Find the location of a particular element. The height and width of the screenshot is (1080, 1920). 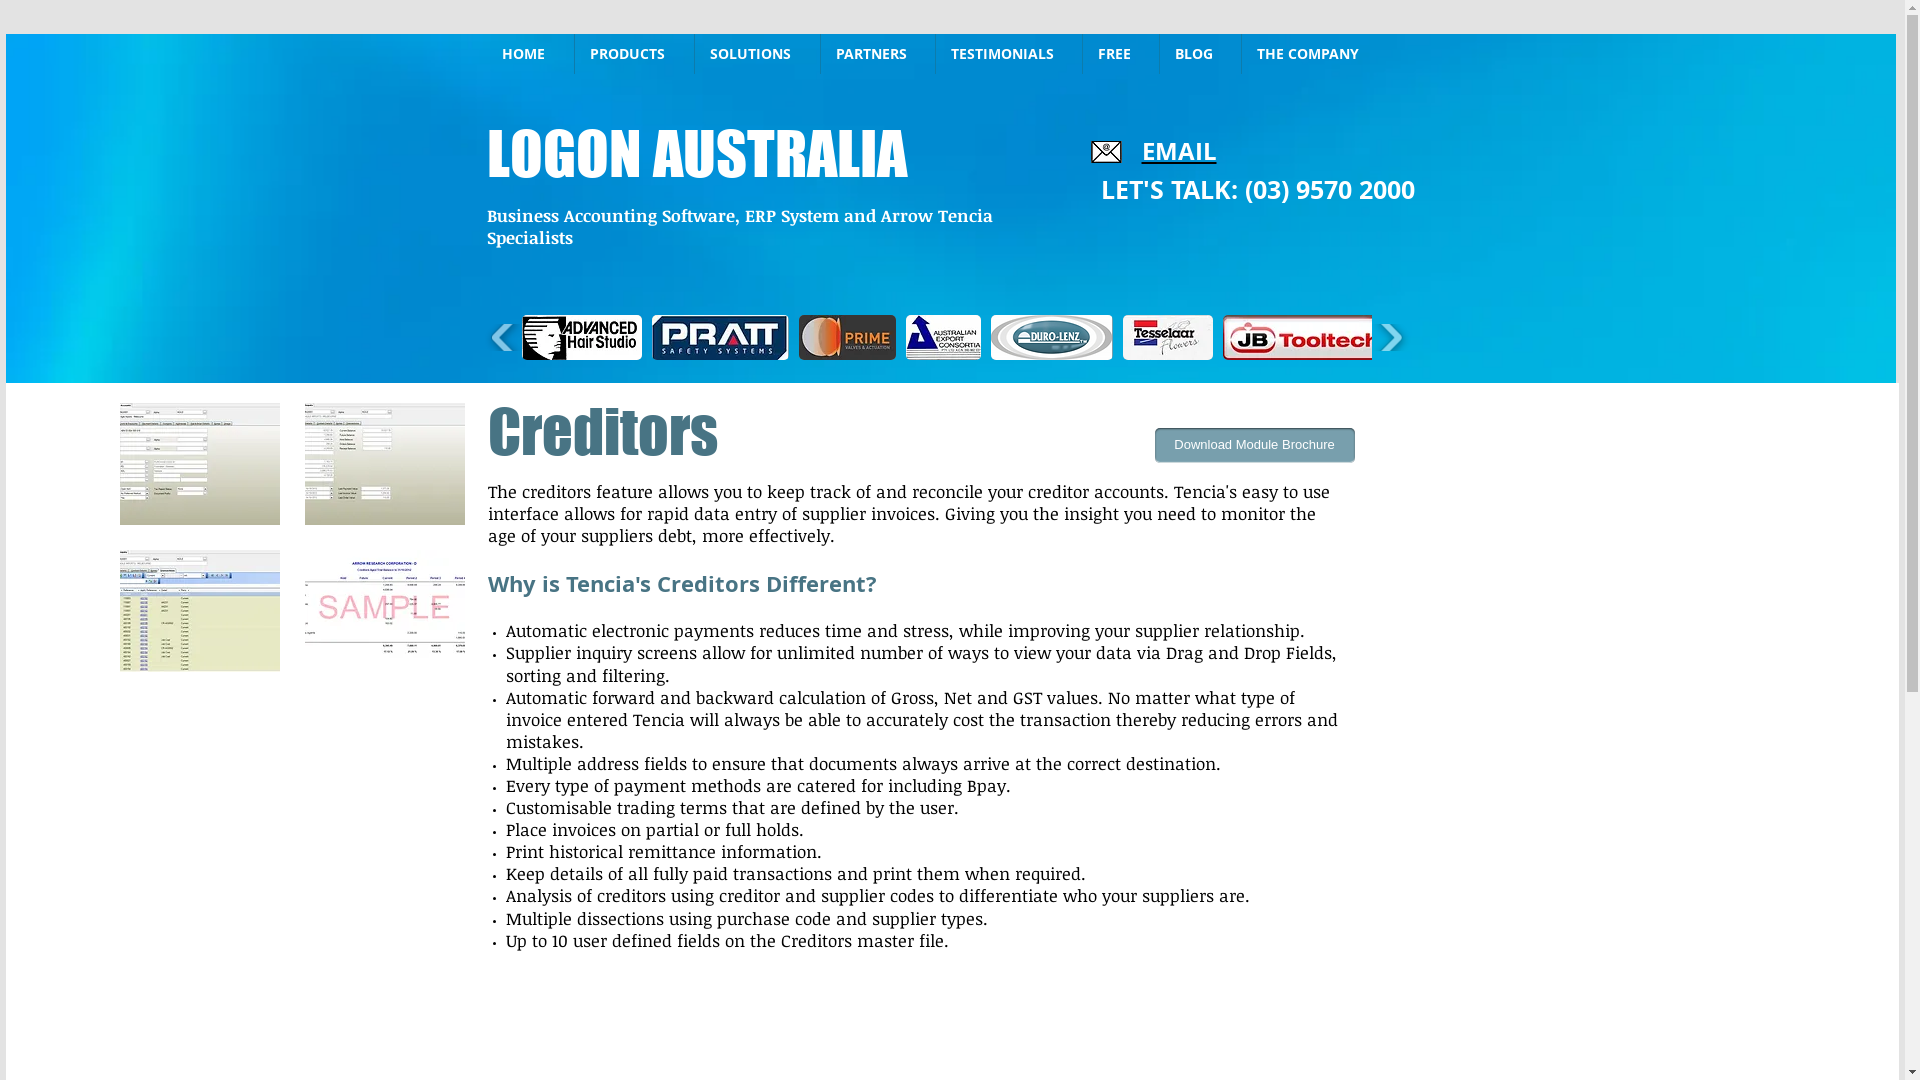

'PRODUCTS' is located at coordinates (632, 53).